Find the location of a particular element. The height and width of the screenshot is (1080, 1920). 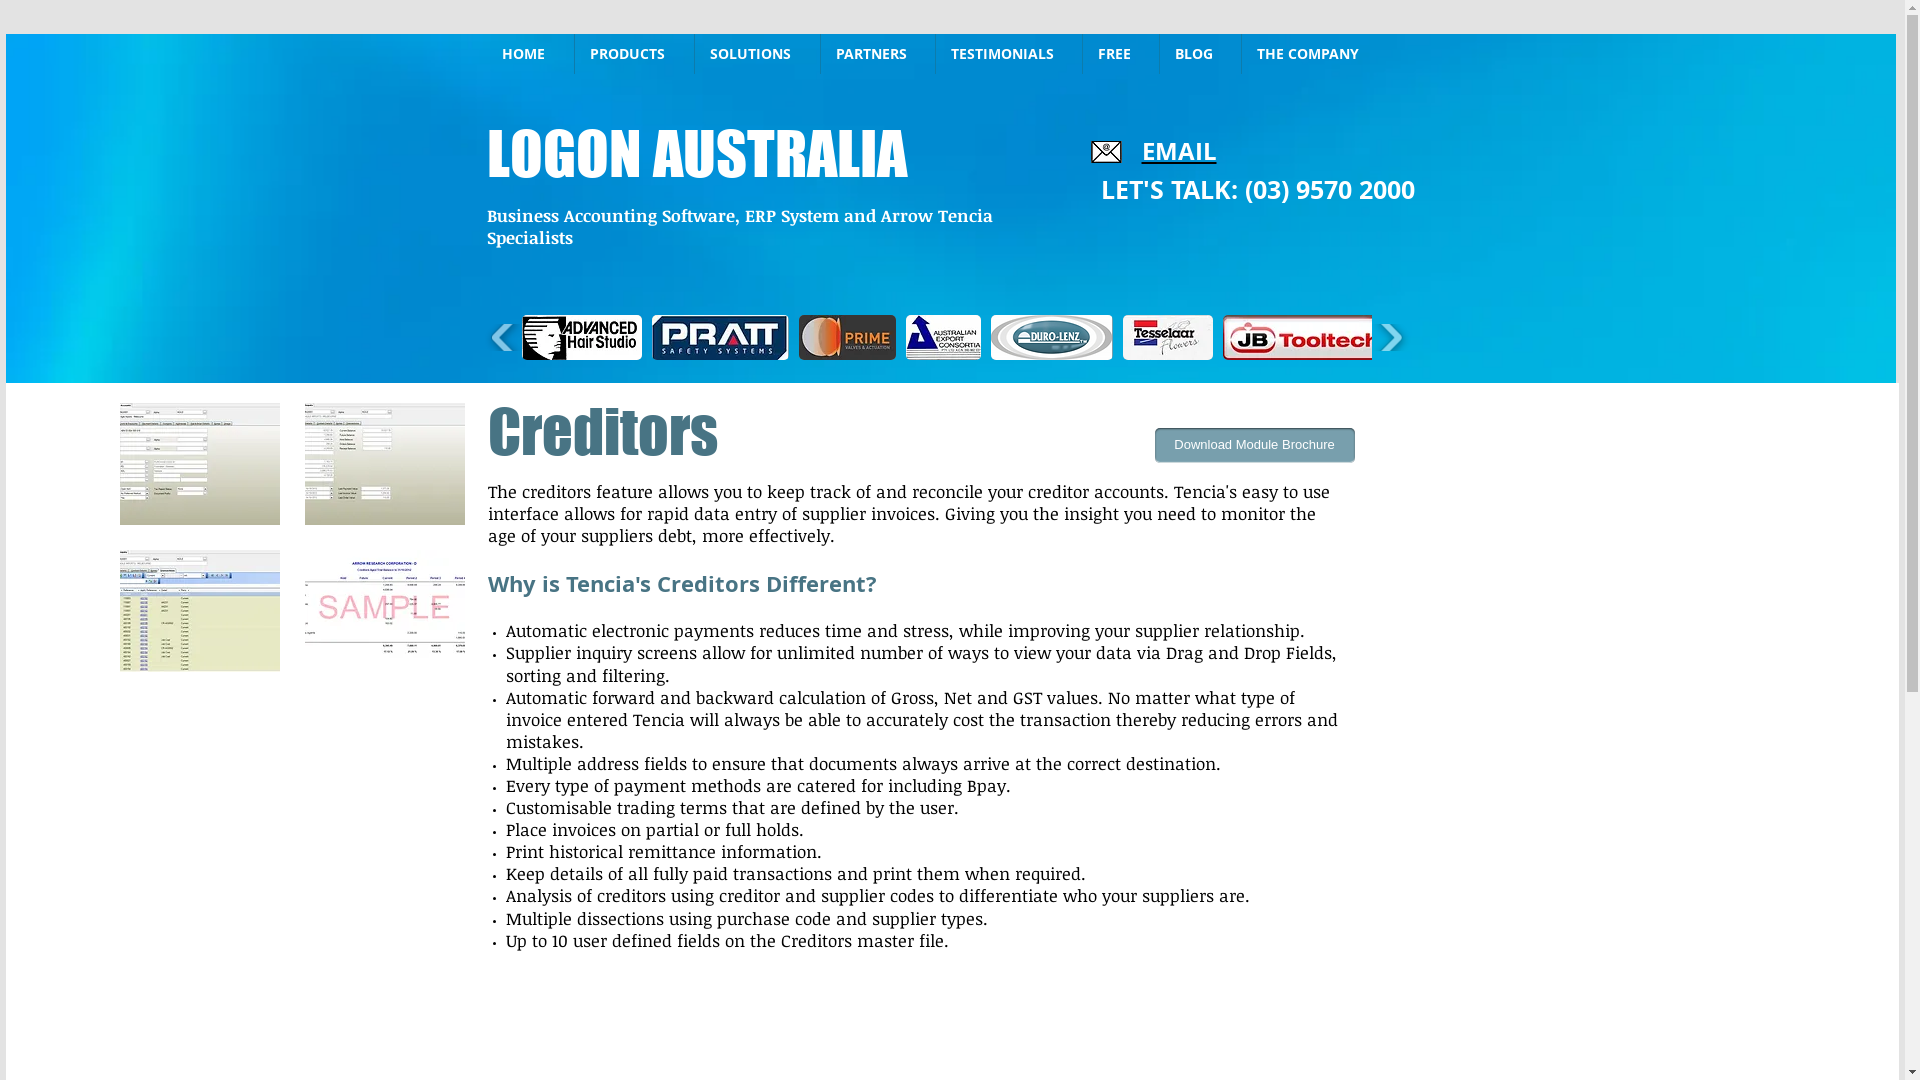

'PRODUCTS' is located at coordinates (632, 53).